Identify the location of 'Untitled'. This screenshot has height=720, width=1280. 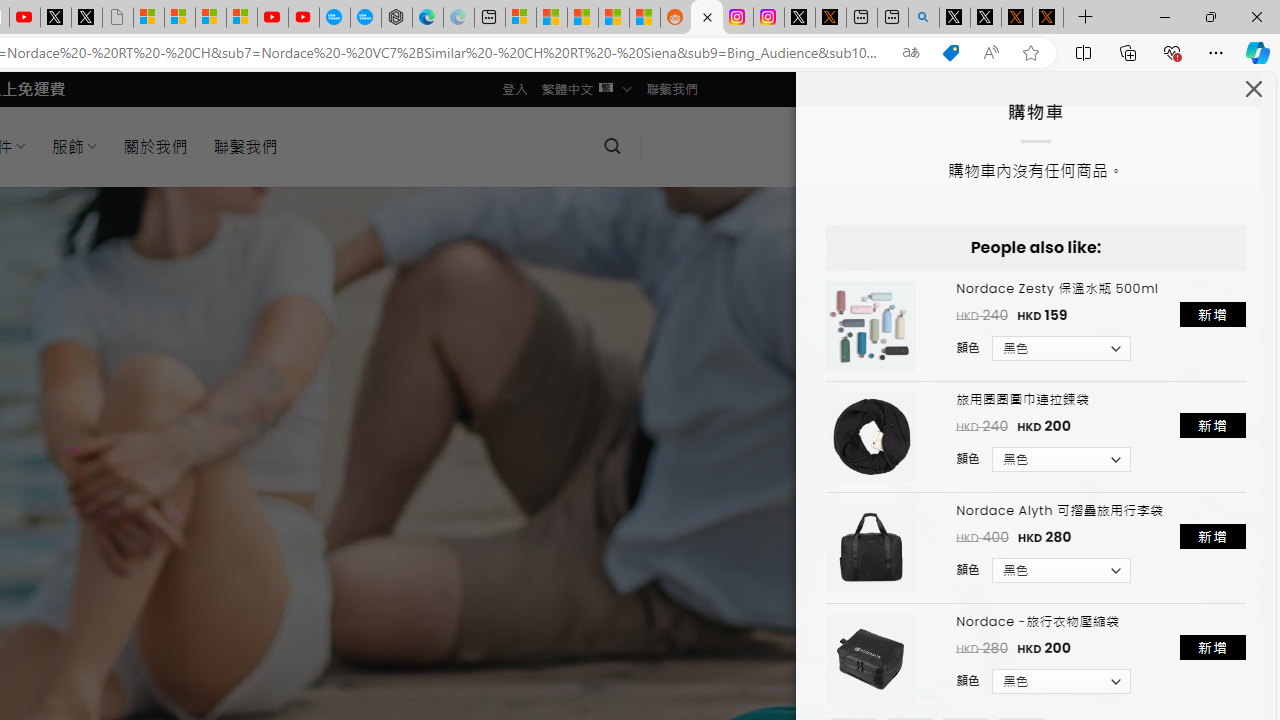
(116, 17).